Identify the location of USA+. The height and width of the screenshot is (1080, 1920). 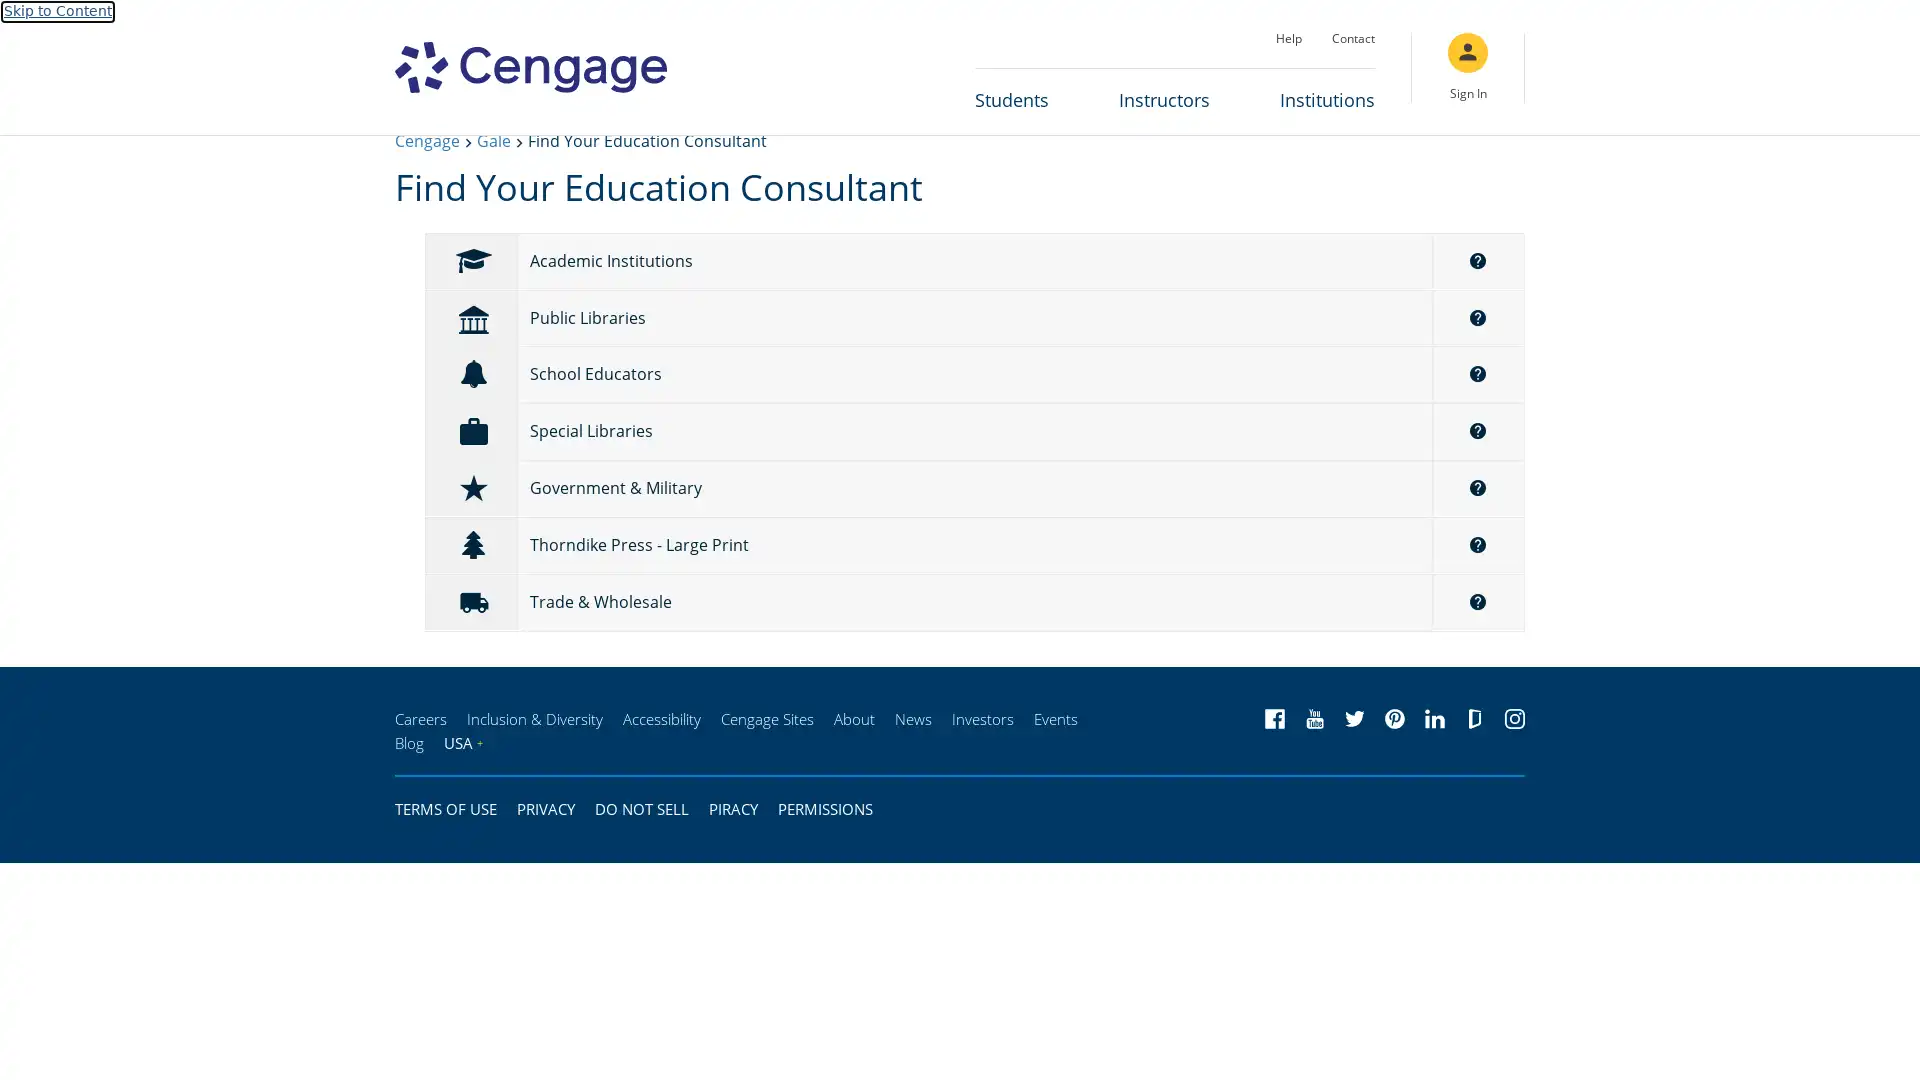
(461, 778).